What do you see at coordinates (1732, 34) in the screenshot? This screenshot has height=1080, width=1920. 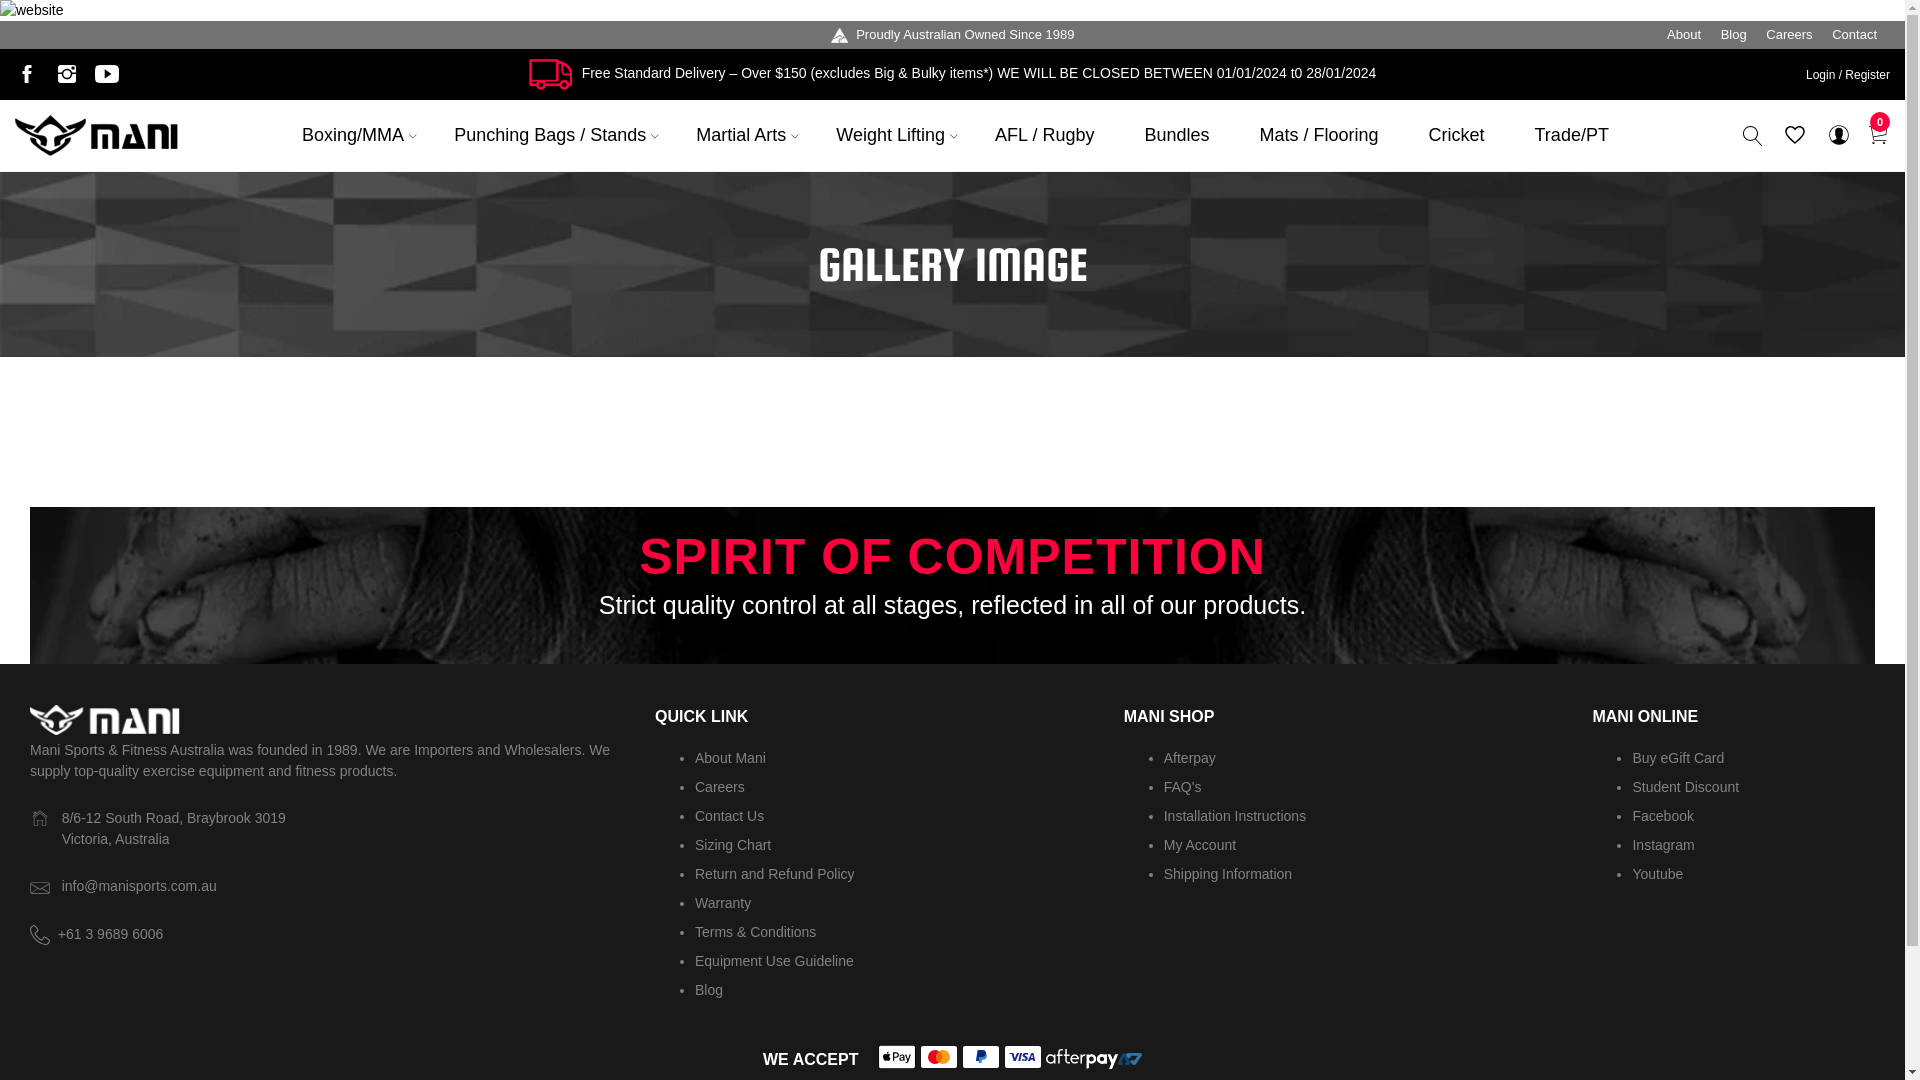 I see `'Blog'` at bounding box center [1732, 34].